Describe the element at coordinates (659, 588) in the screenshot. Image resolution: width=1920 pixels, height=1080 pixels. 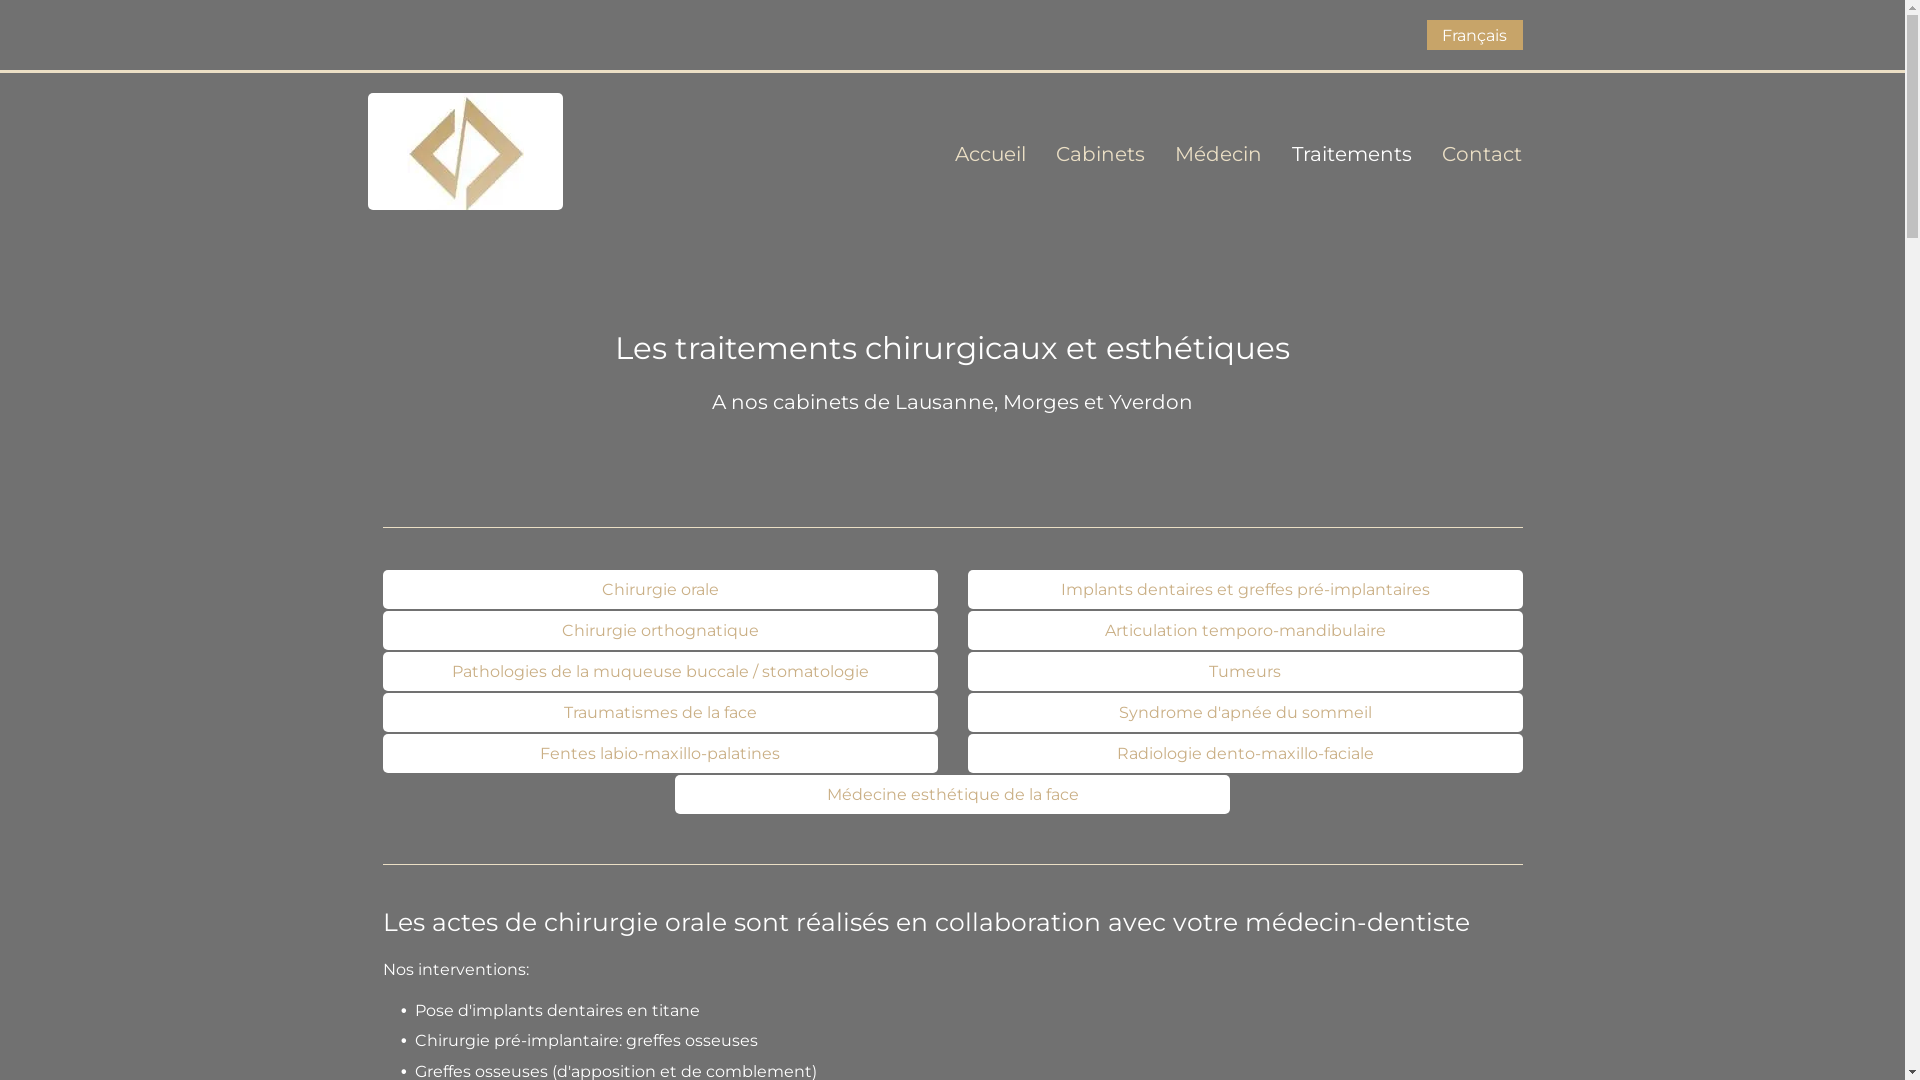
I see `'Chirurgie orale'` at that location.